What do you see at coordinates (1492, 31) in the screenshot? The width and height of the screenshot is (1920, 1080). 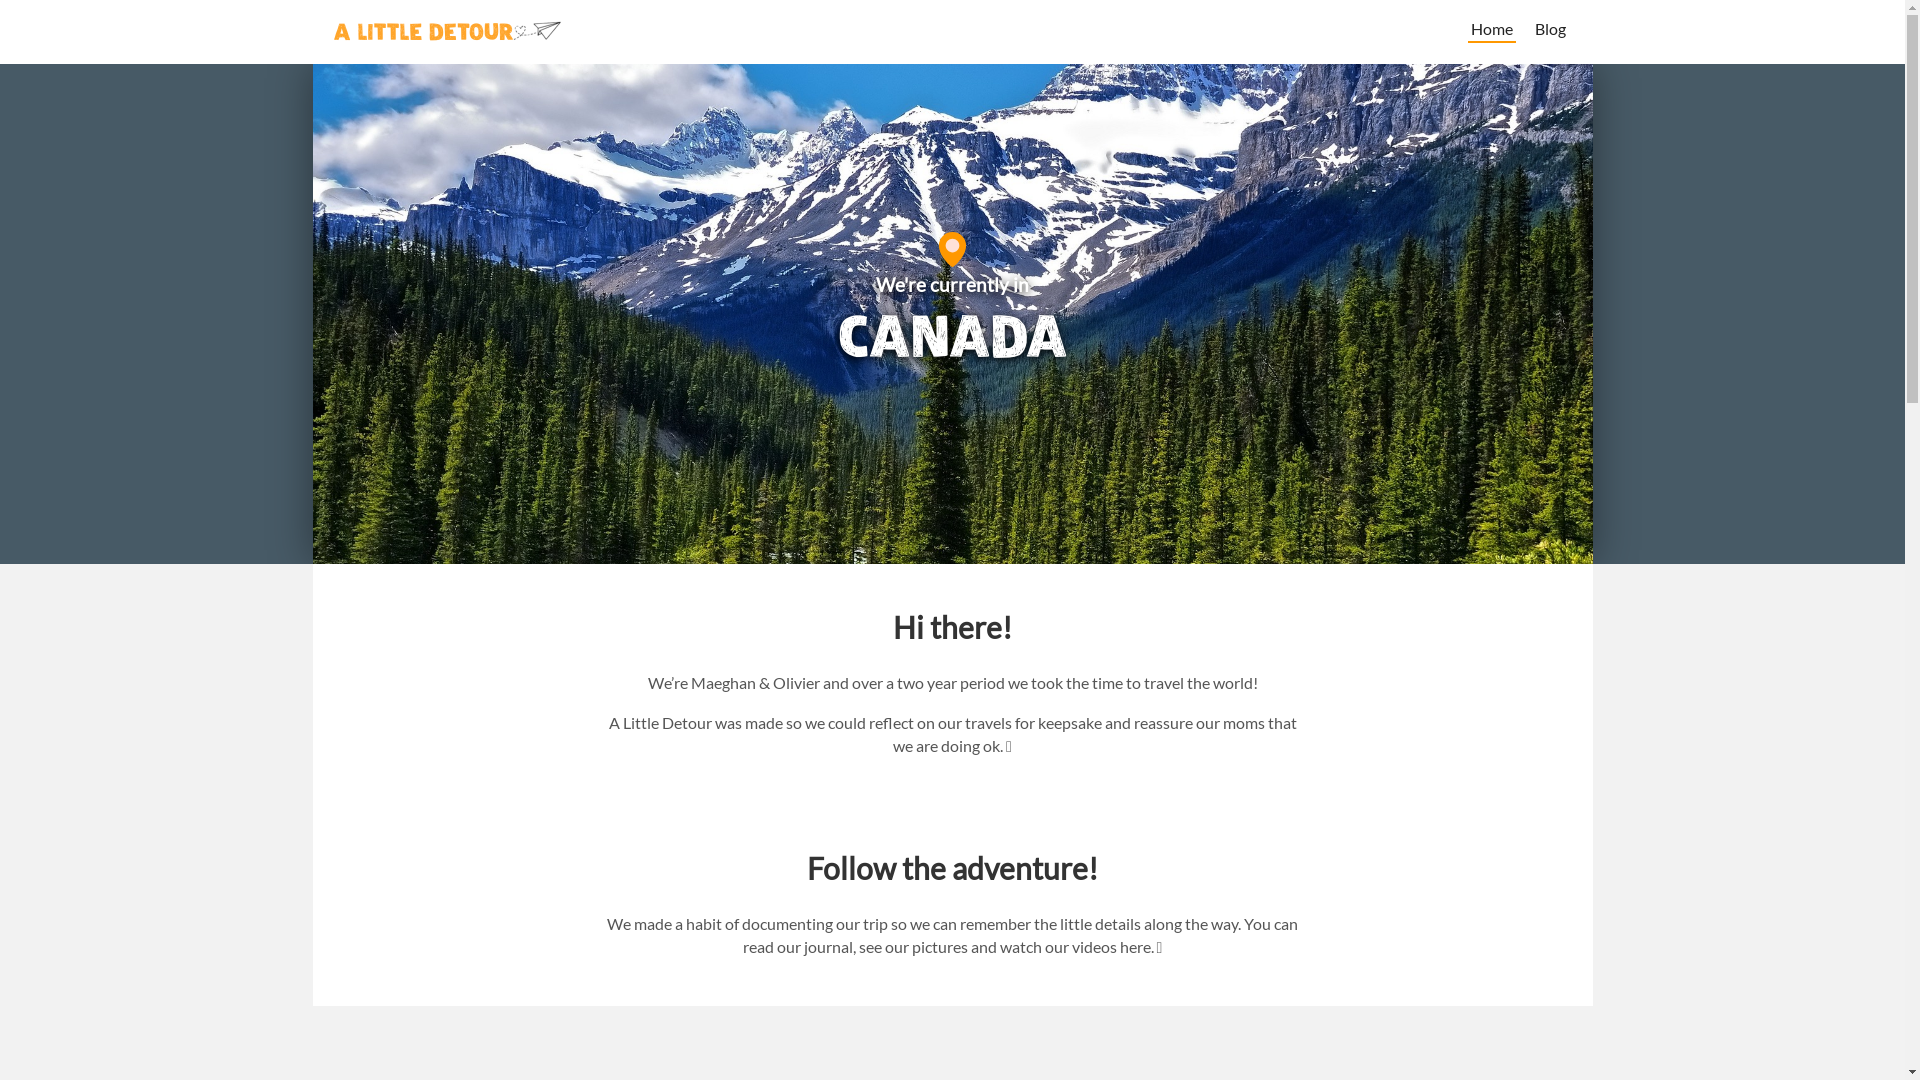 I see `'Home'` at bounding box center [1492, 31].